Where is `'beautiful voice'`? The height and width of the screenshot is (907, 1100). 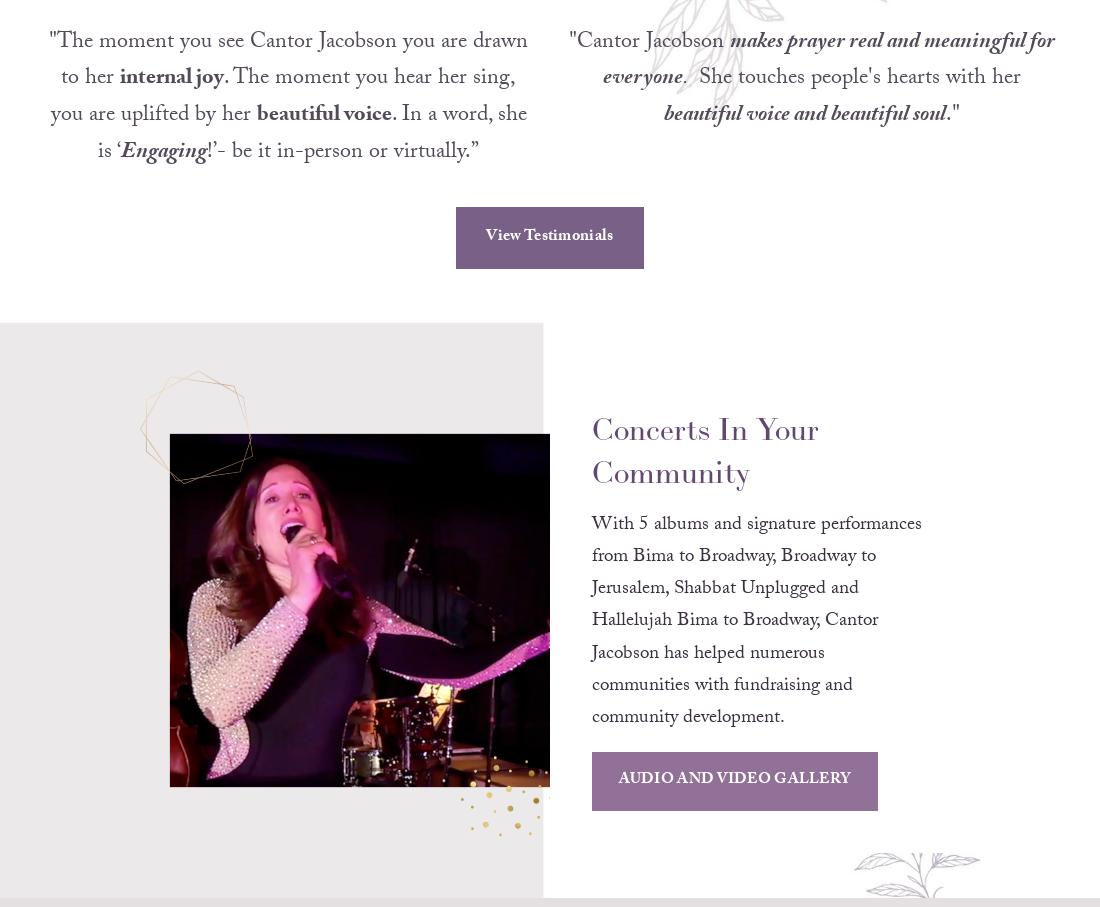
'beautiful voice' is located at coordinates (322, 142).